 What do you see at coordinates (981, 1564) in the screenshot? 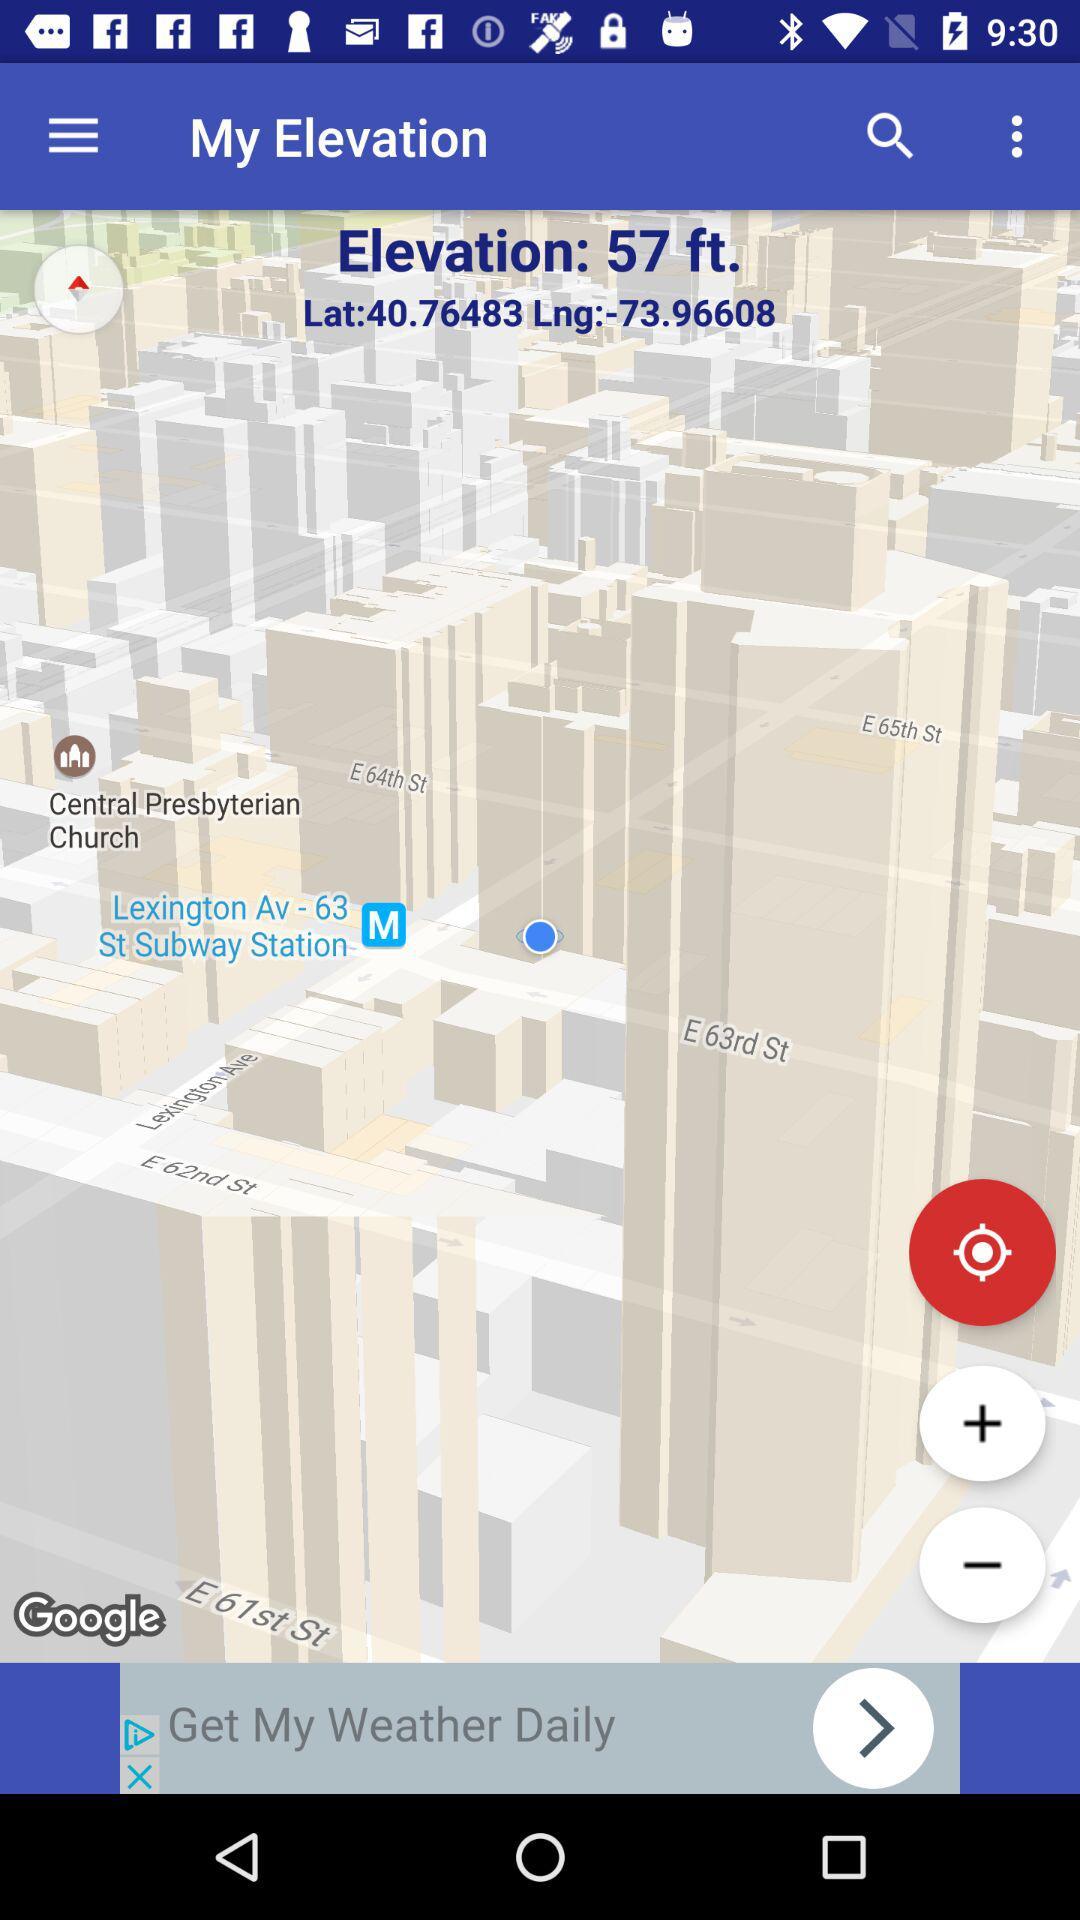
I see `the zoom_out icon` at bounding box center [981, 1564].